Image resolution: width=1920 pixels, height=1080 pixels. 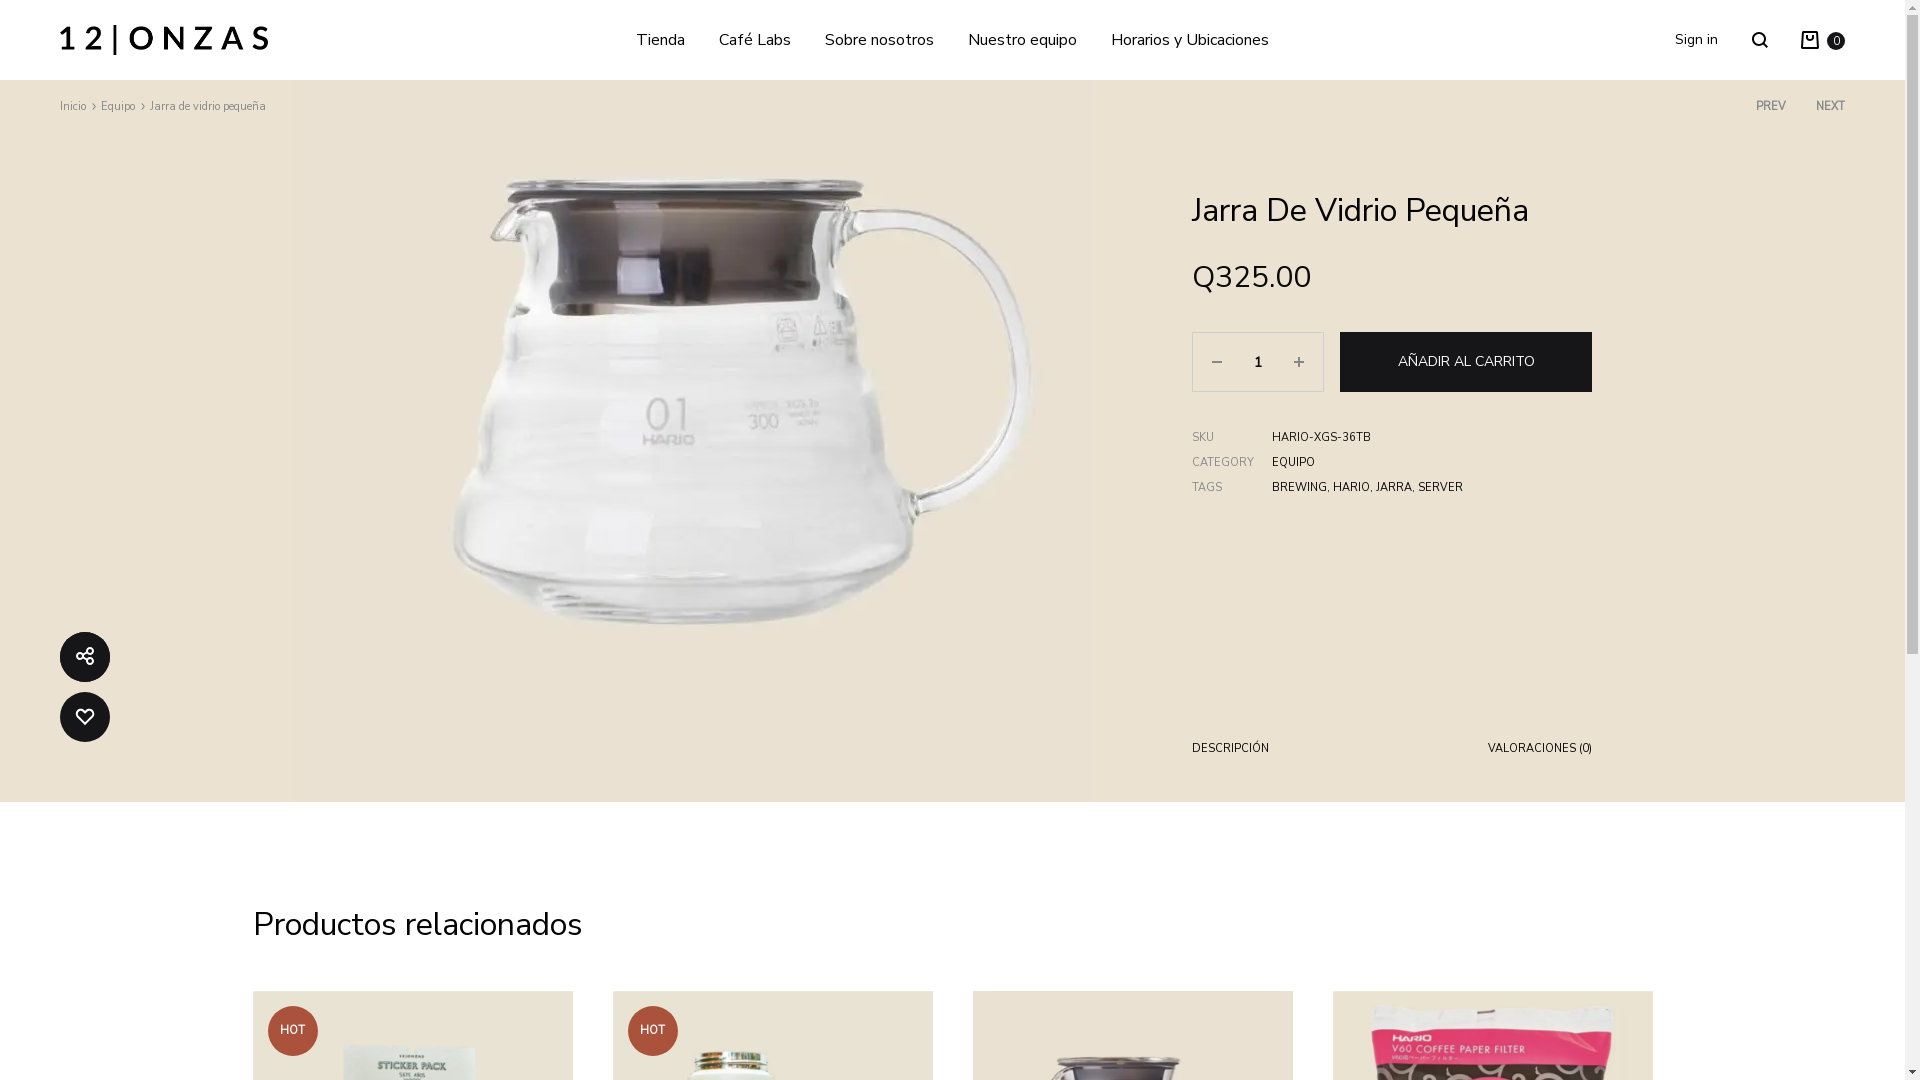 I want to click on 'SERVER', so click(x=1416, y=487).